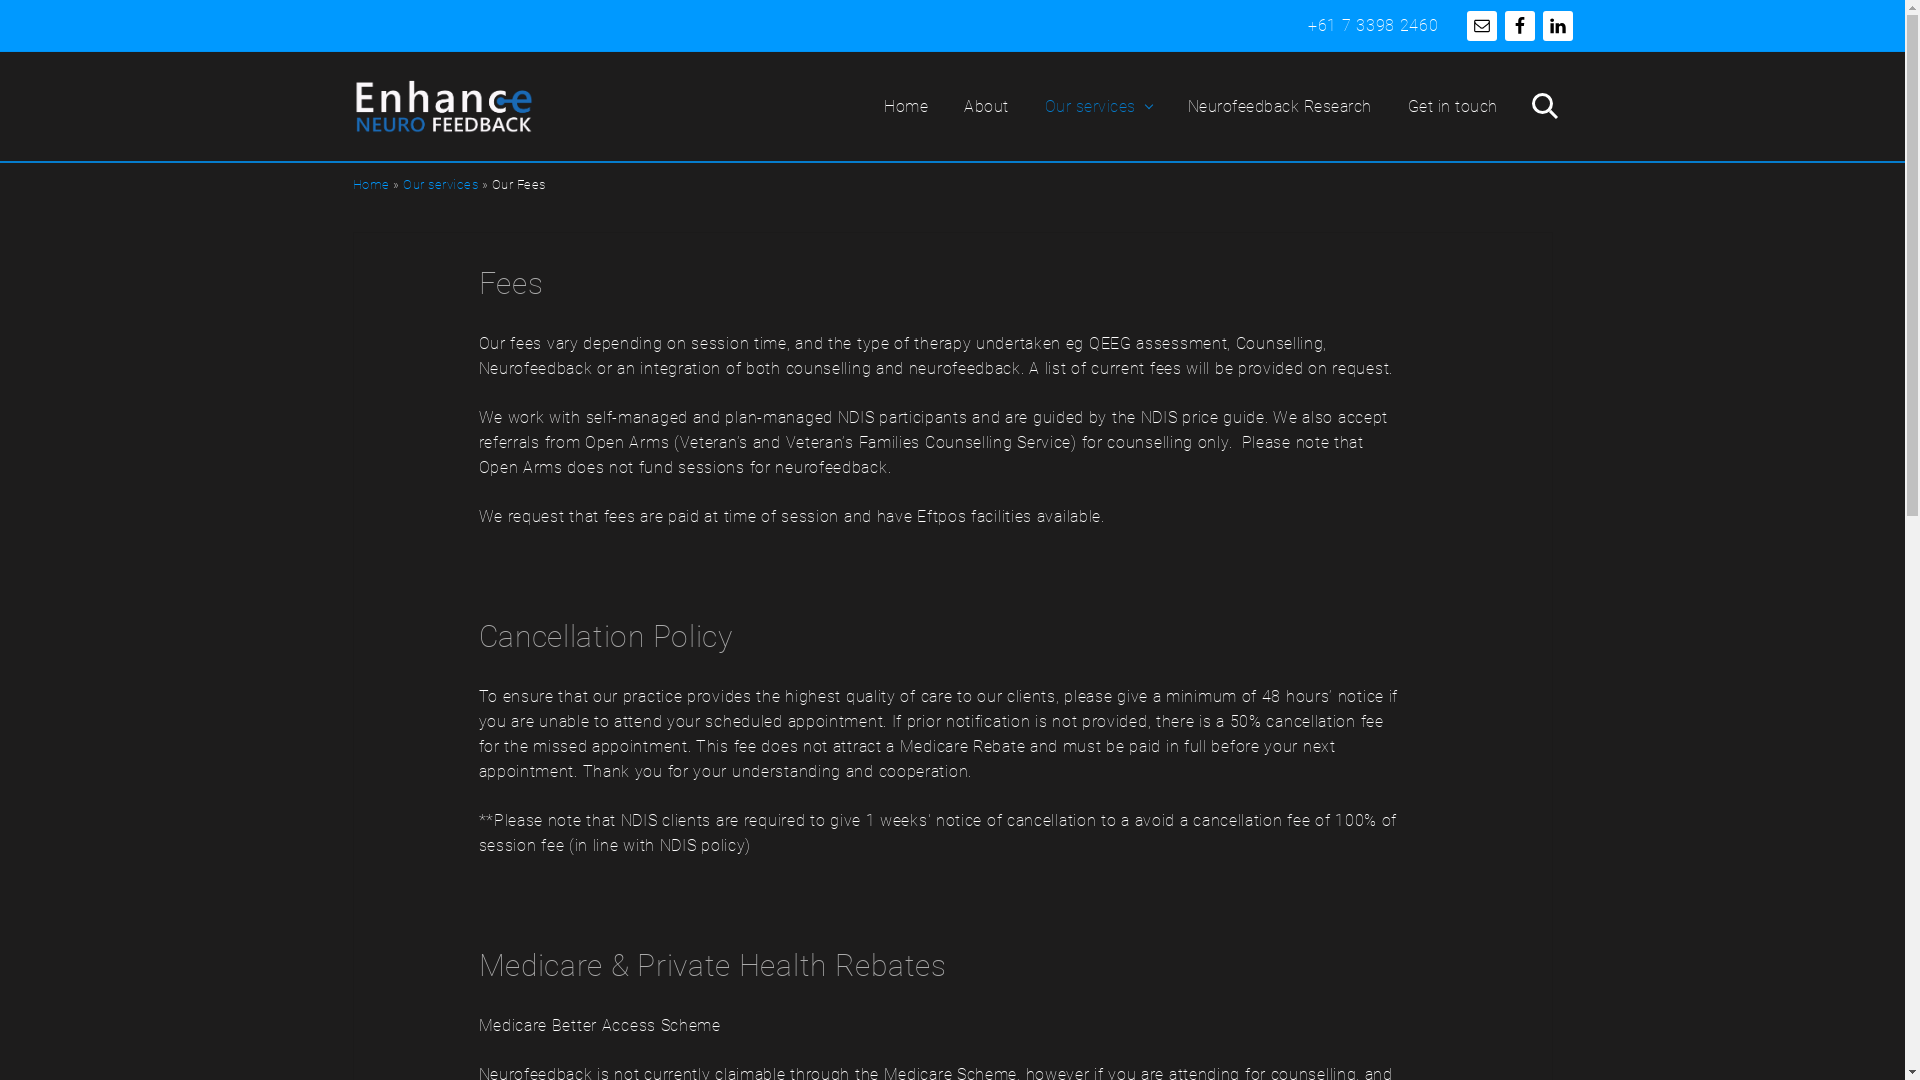 The image size is (1920, 1080). I want to click on 'Skip to right header navigation', so click(0, 0).